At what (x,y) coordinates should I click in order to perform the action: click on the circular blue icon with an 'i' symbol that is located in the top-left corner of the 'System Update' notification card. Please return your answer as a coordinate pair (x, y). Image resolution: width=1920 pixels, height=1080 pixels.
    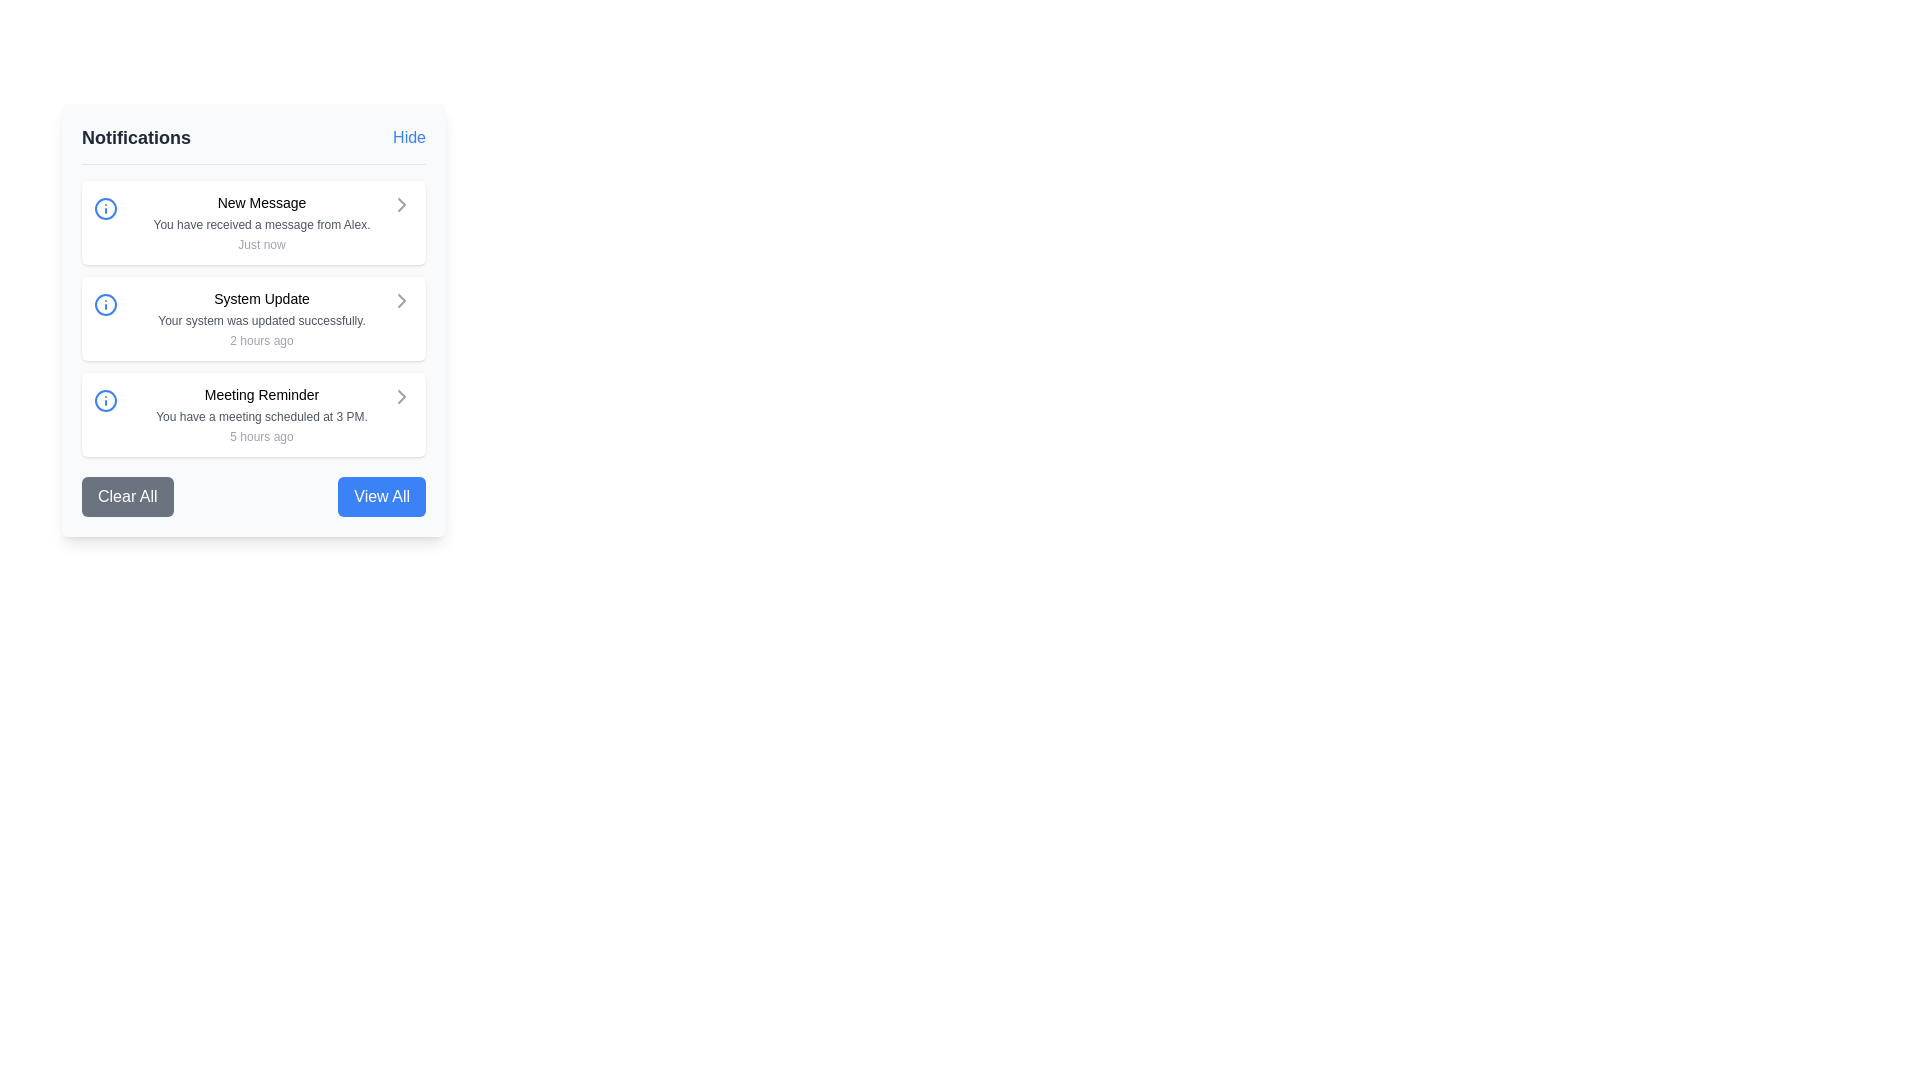
    Looking at the image, I should click on (104, 304).